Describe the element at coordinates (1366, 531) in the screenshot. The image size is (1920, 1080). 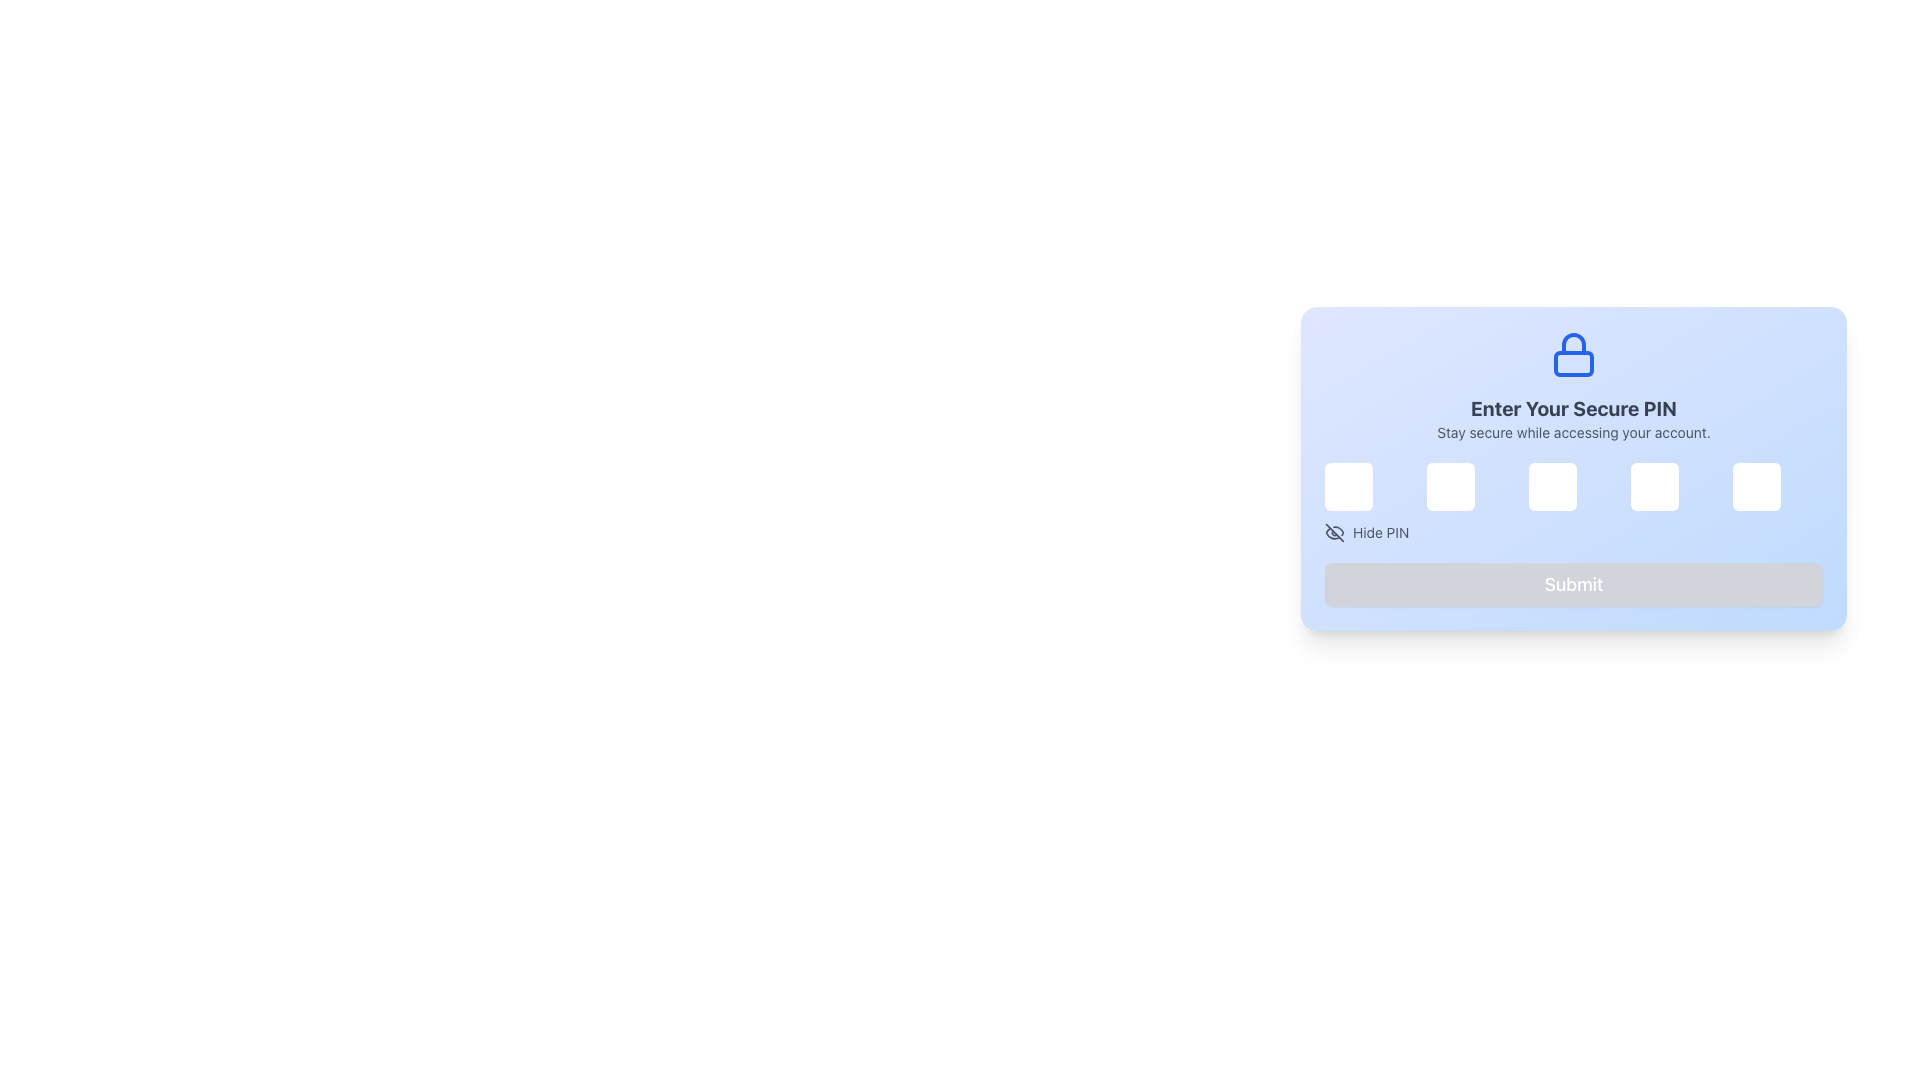
I see `the 'Hide PIN' button, which is a small gray text link with an eye-shaped icon, located below the PIN input boxes and above the 'Submit' button` at that location.